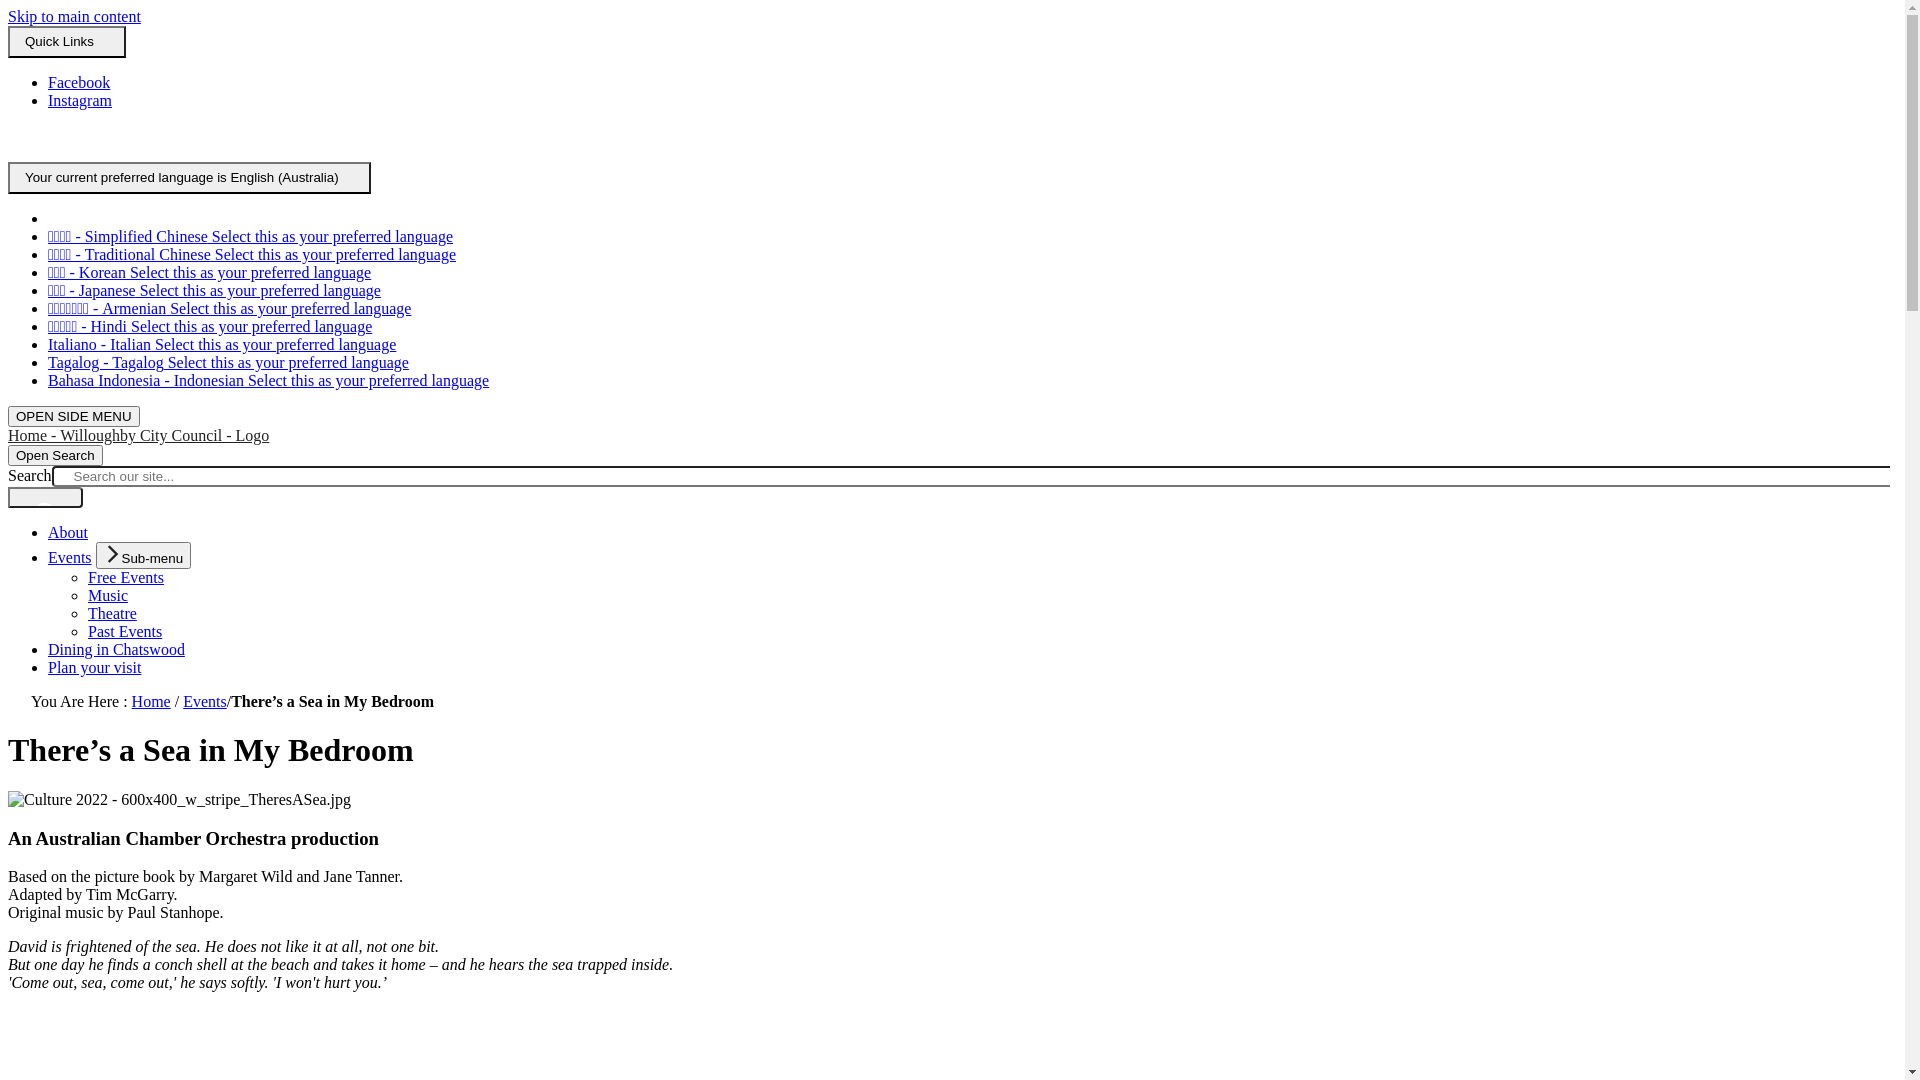 The width and height of the screenshot is (1920, 1080). Describe the element at coordinates (123, 631) in the screenshot. I see `'Past Events'` at that location.